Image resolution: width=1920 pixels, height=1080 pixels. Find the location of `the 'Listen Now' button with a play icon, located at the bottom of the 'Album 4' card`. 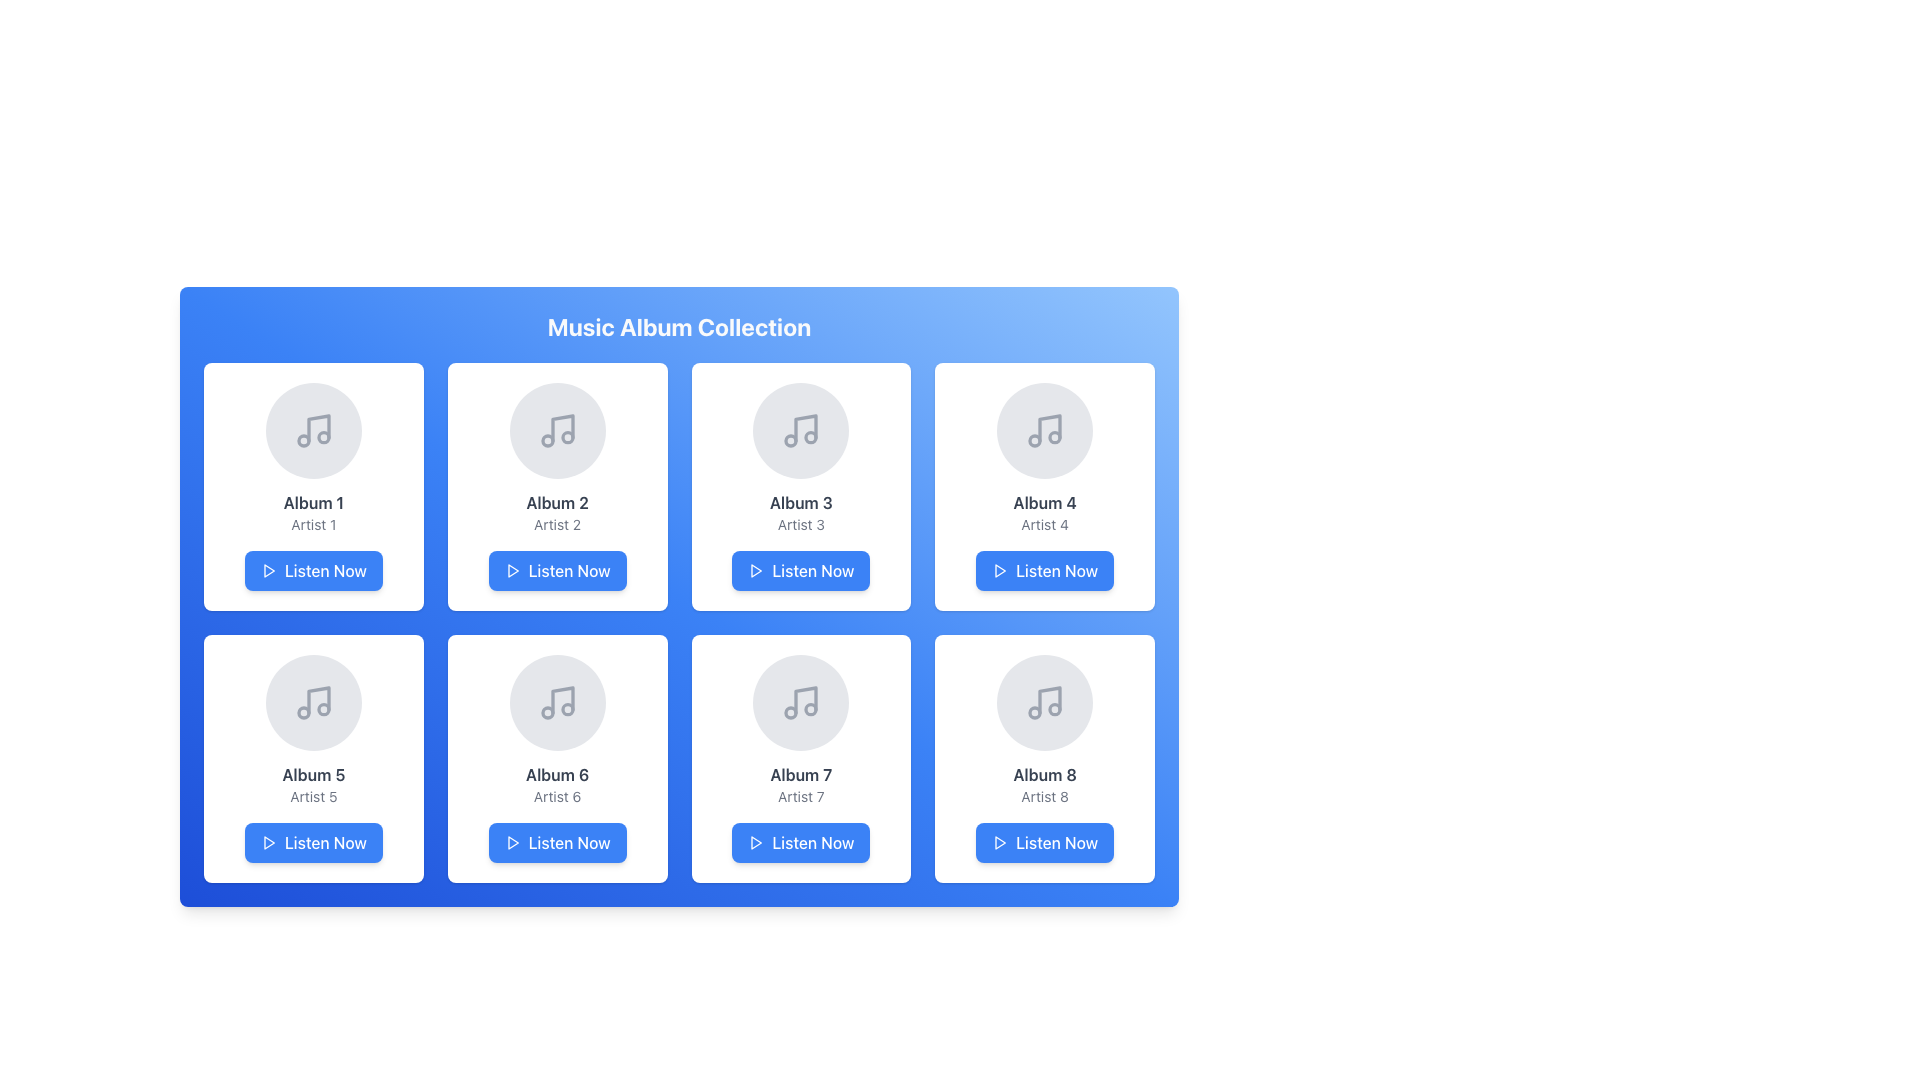

the 'Listen Now' button with a play icon, located at the bottom of the 'Album 4' card is located at coordinates (1044, 570).